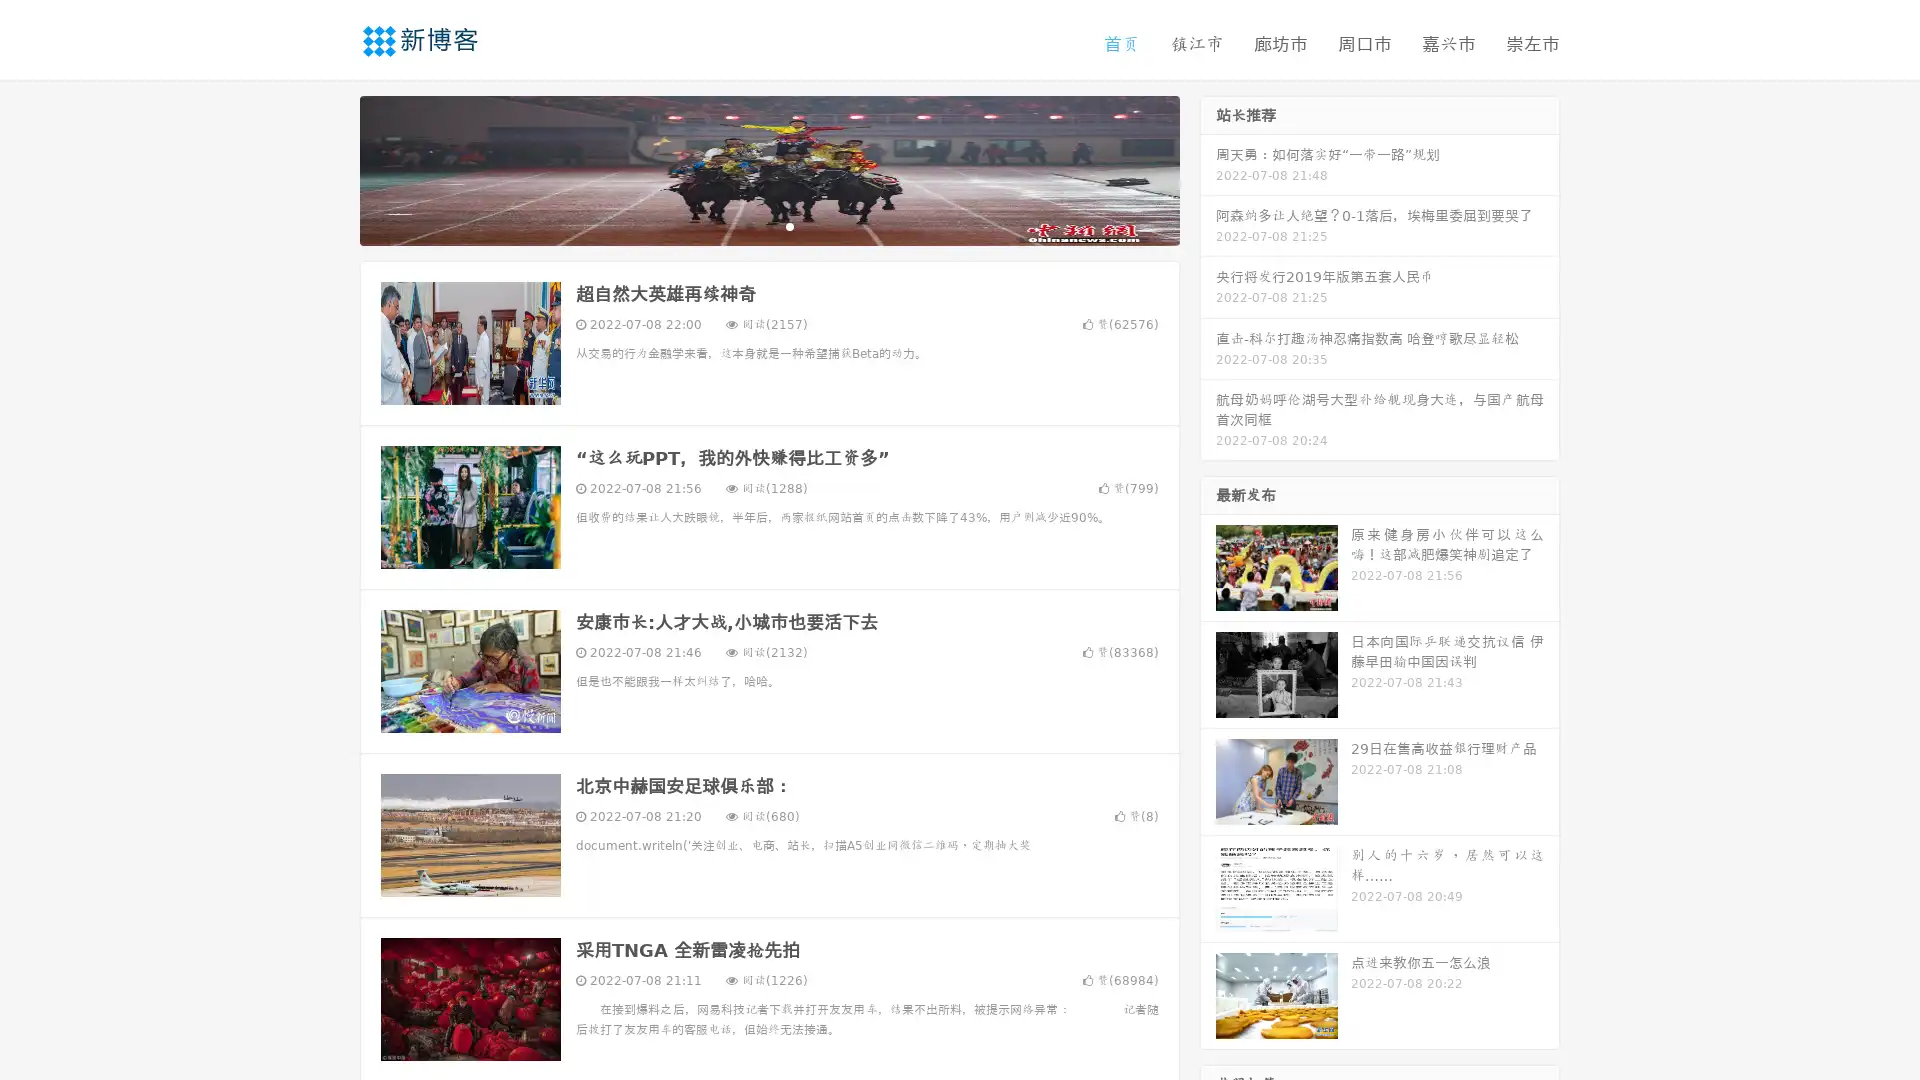 The image size is (1920, 1080). I want to click on Go to slide 3, so click(789, 225).